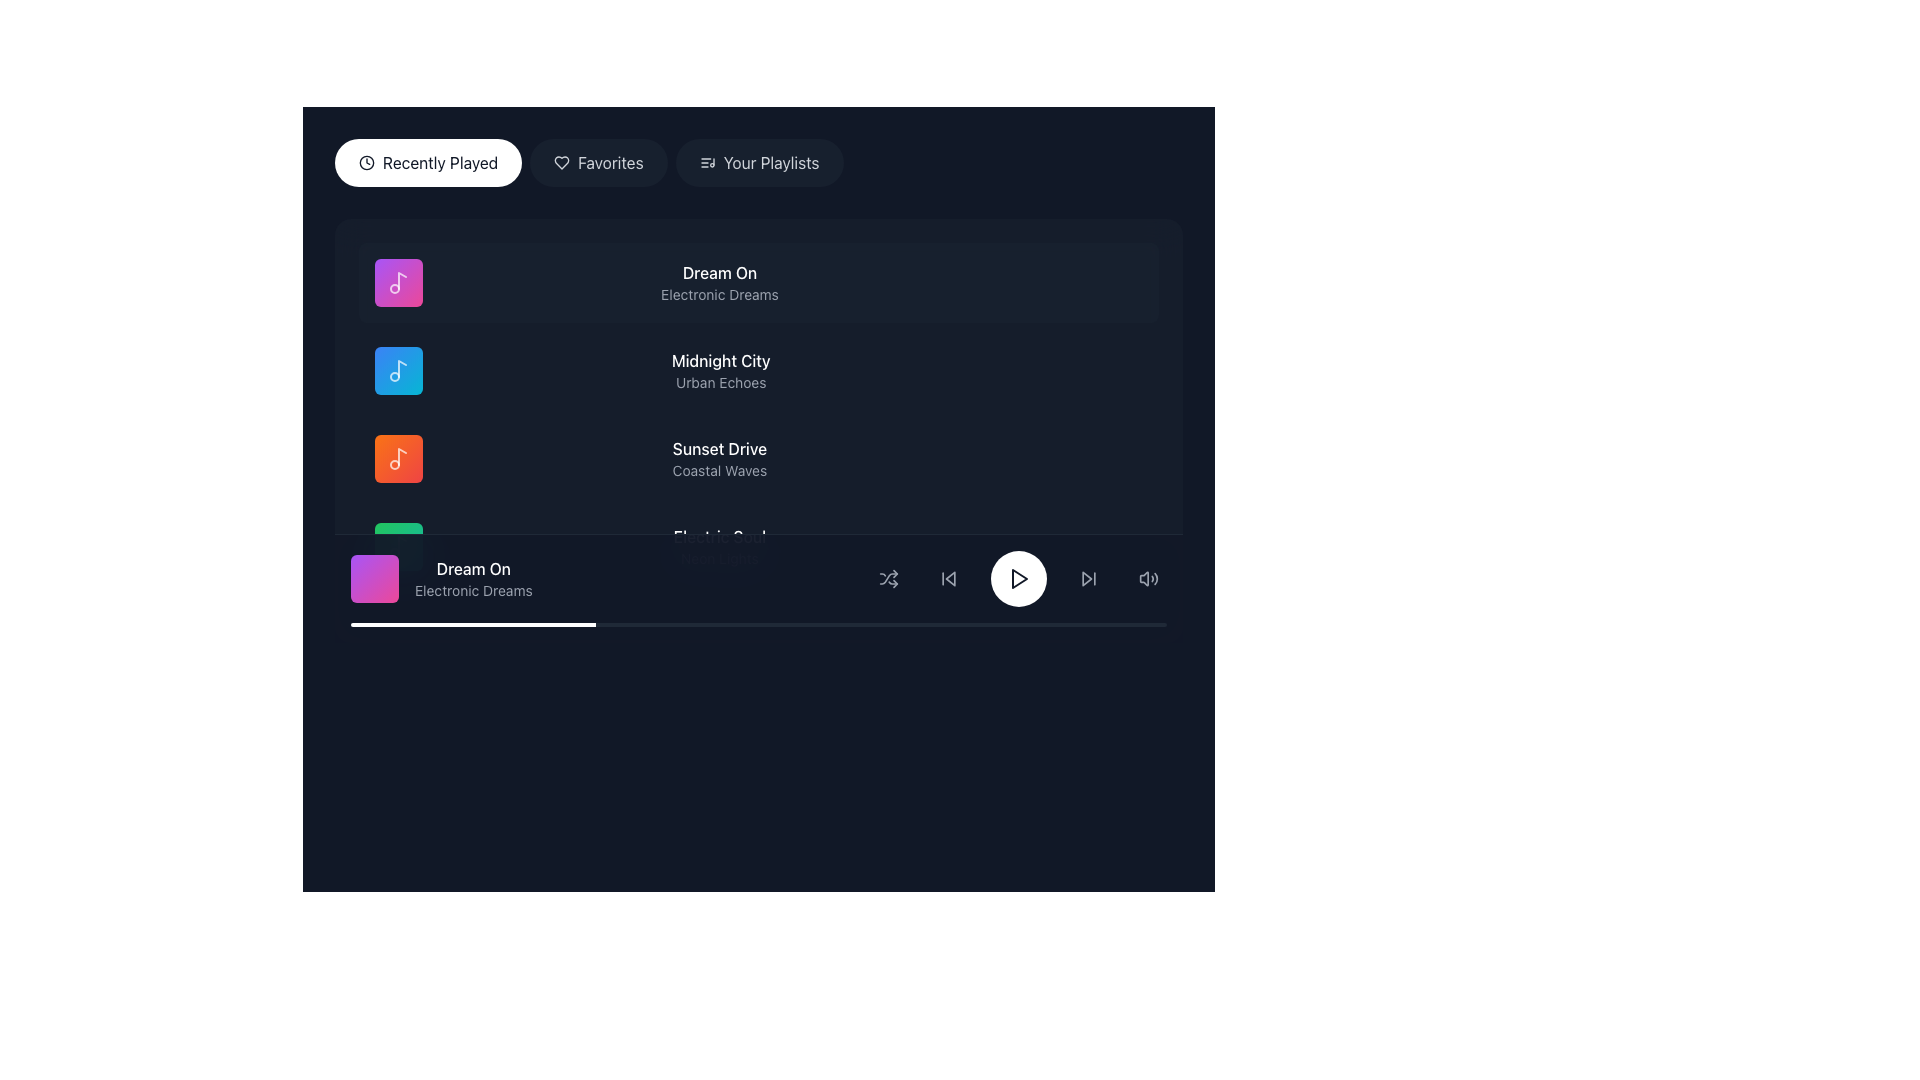  I want to click on the circular button with a speaker icon and sound waves located at the far right of the control buttons, so click(1148, 578).